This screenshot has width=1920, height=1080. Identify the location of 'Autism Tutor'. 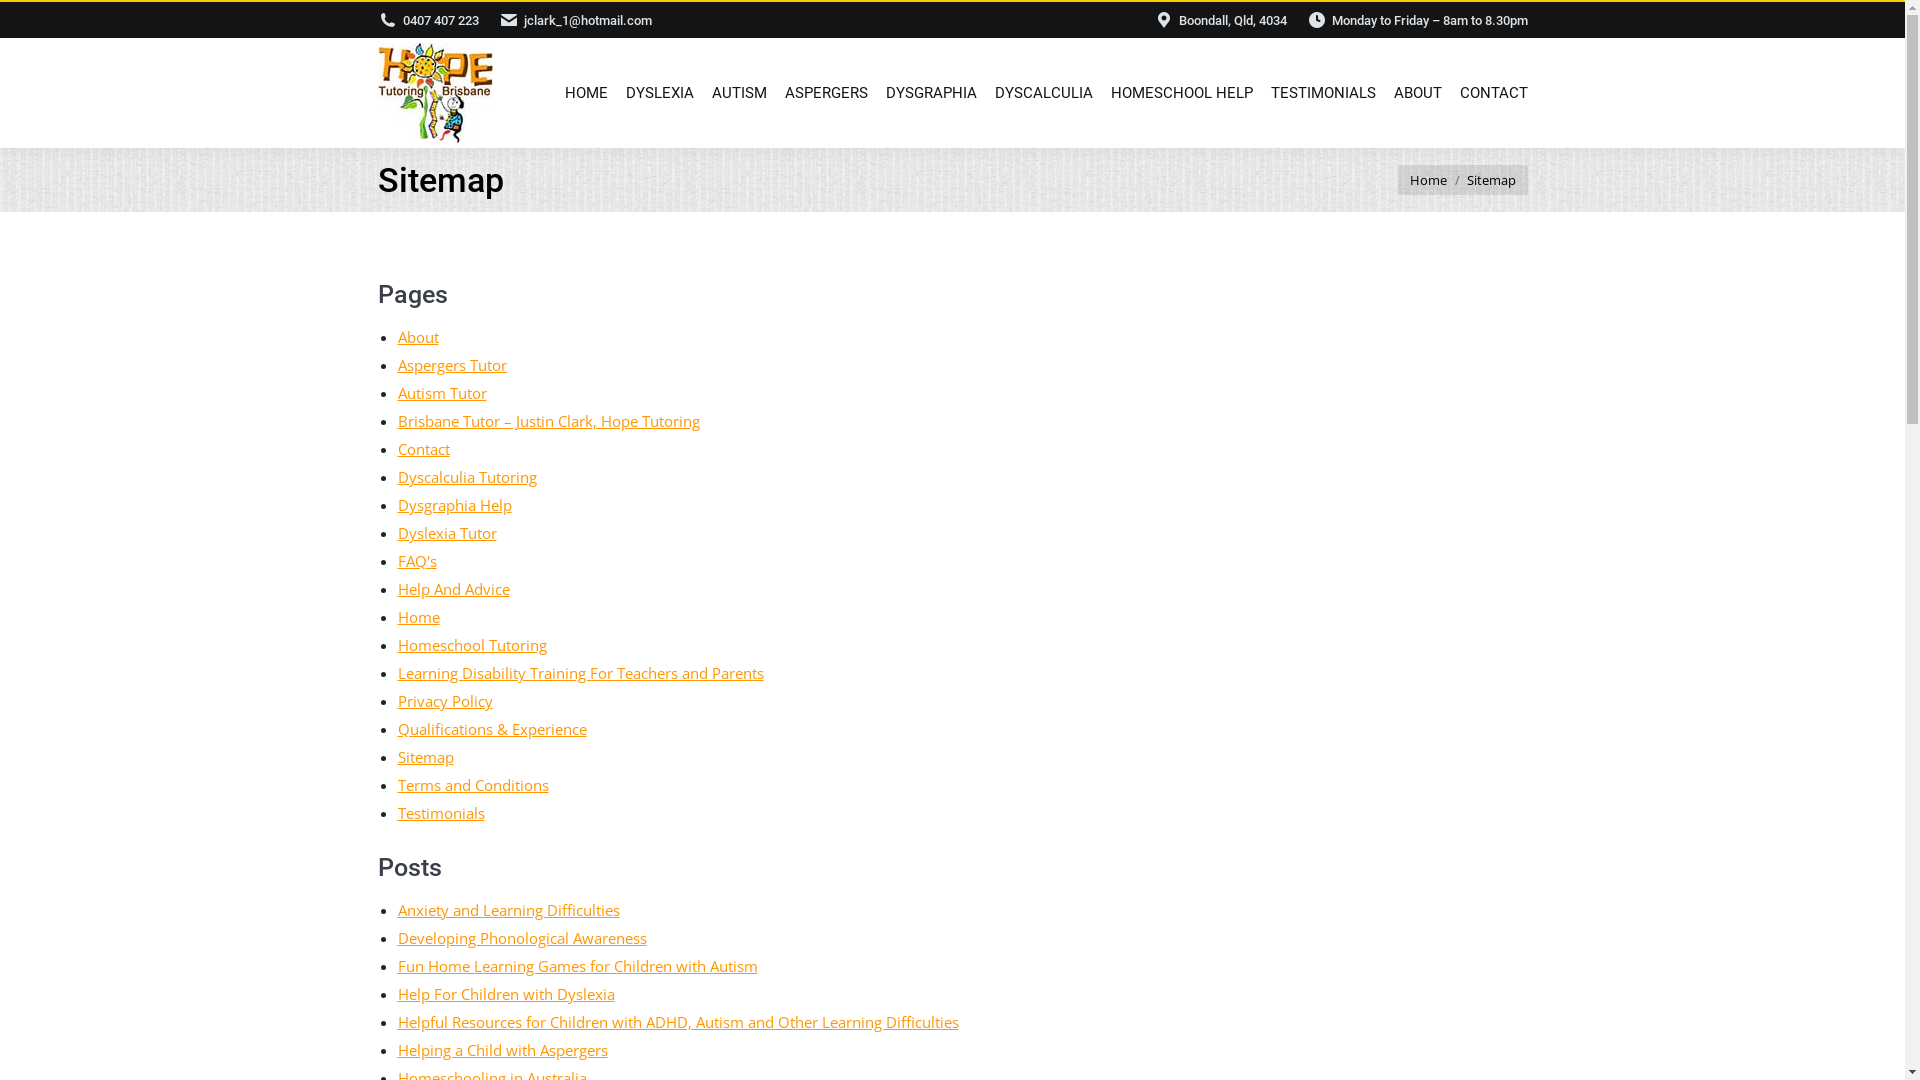
(441, 393).